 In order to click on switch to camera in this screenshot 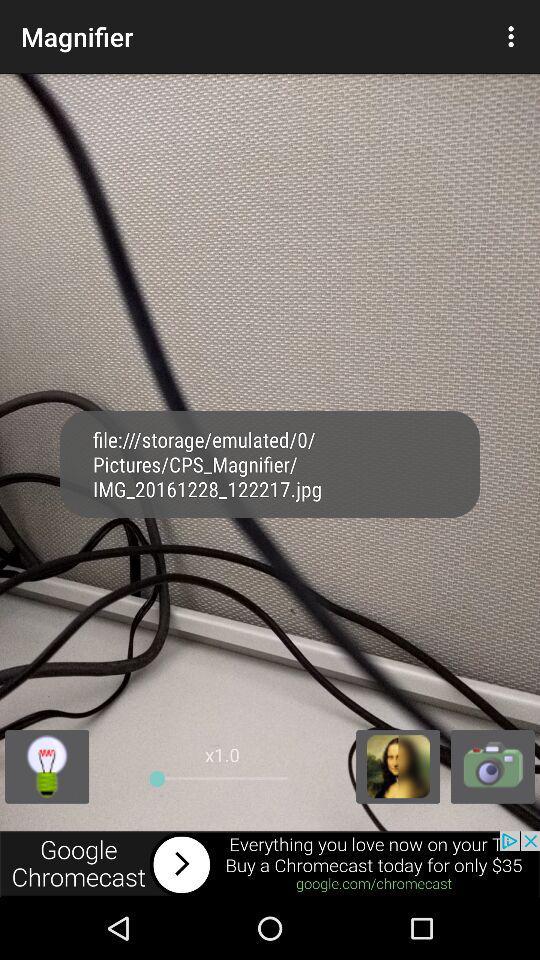, I will do `click(491, 765)`.